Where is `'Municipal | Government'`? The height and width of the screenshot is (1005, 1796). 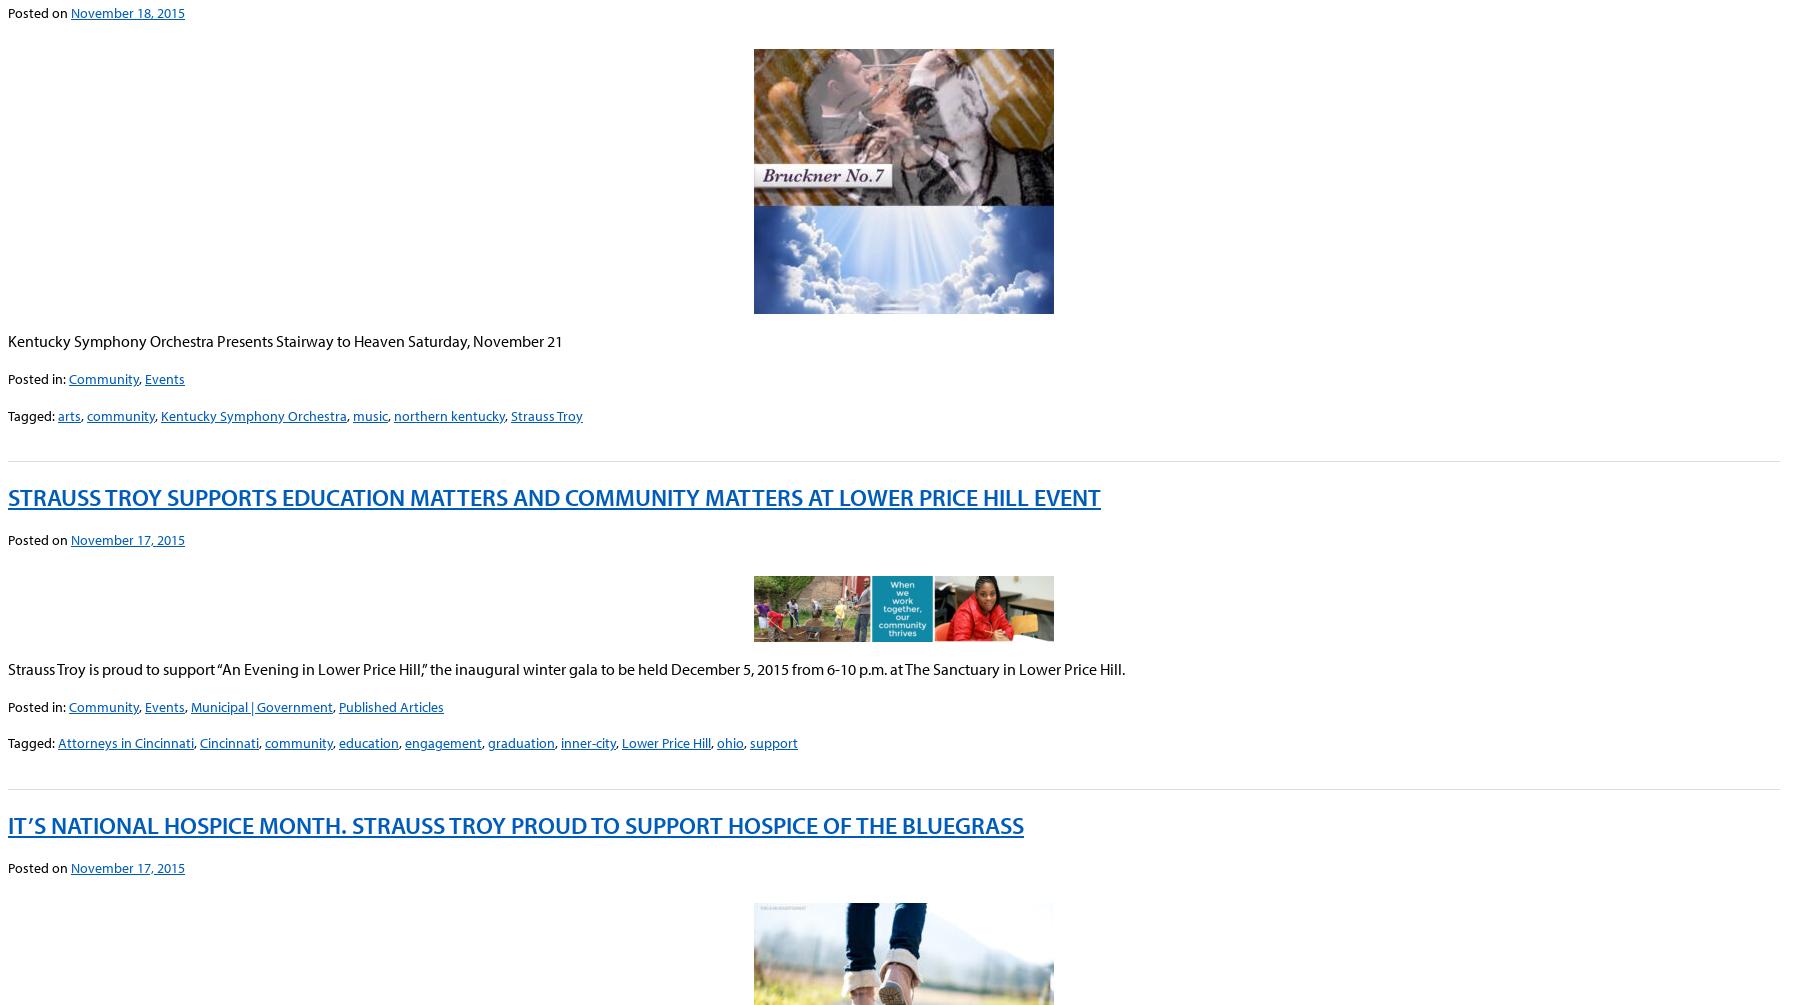 'Municipal | Government' is located at coordinates (262, 706).